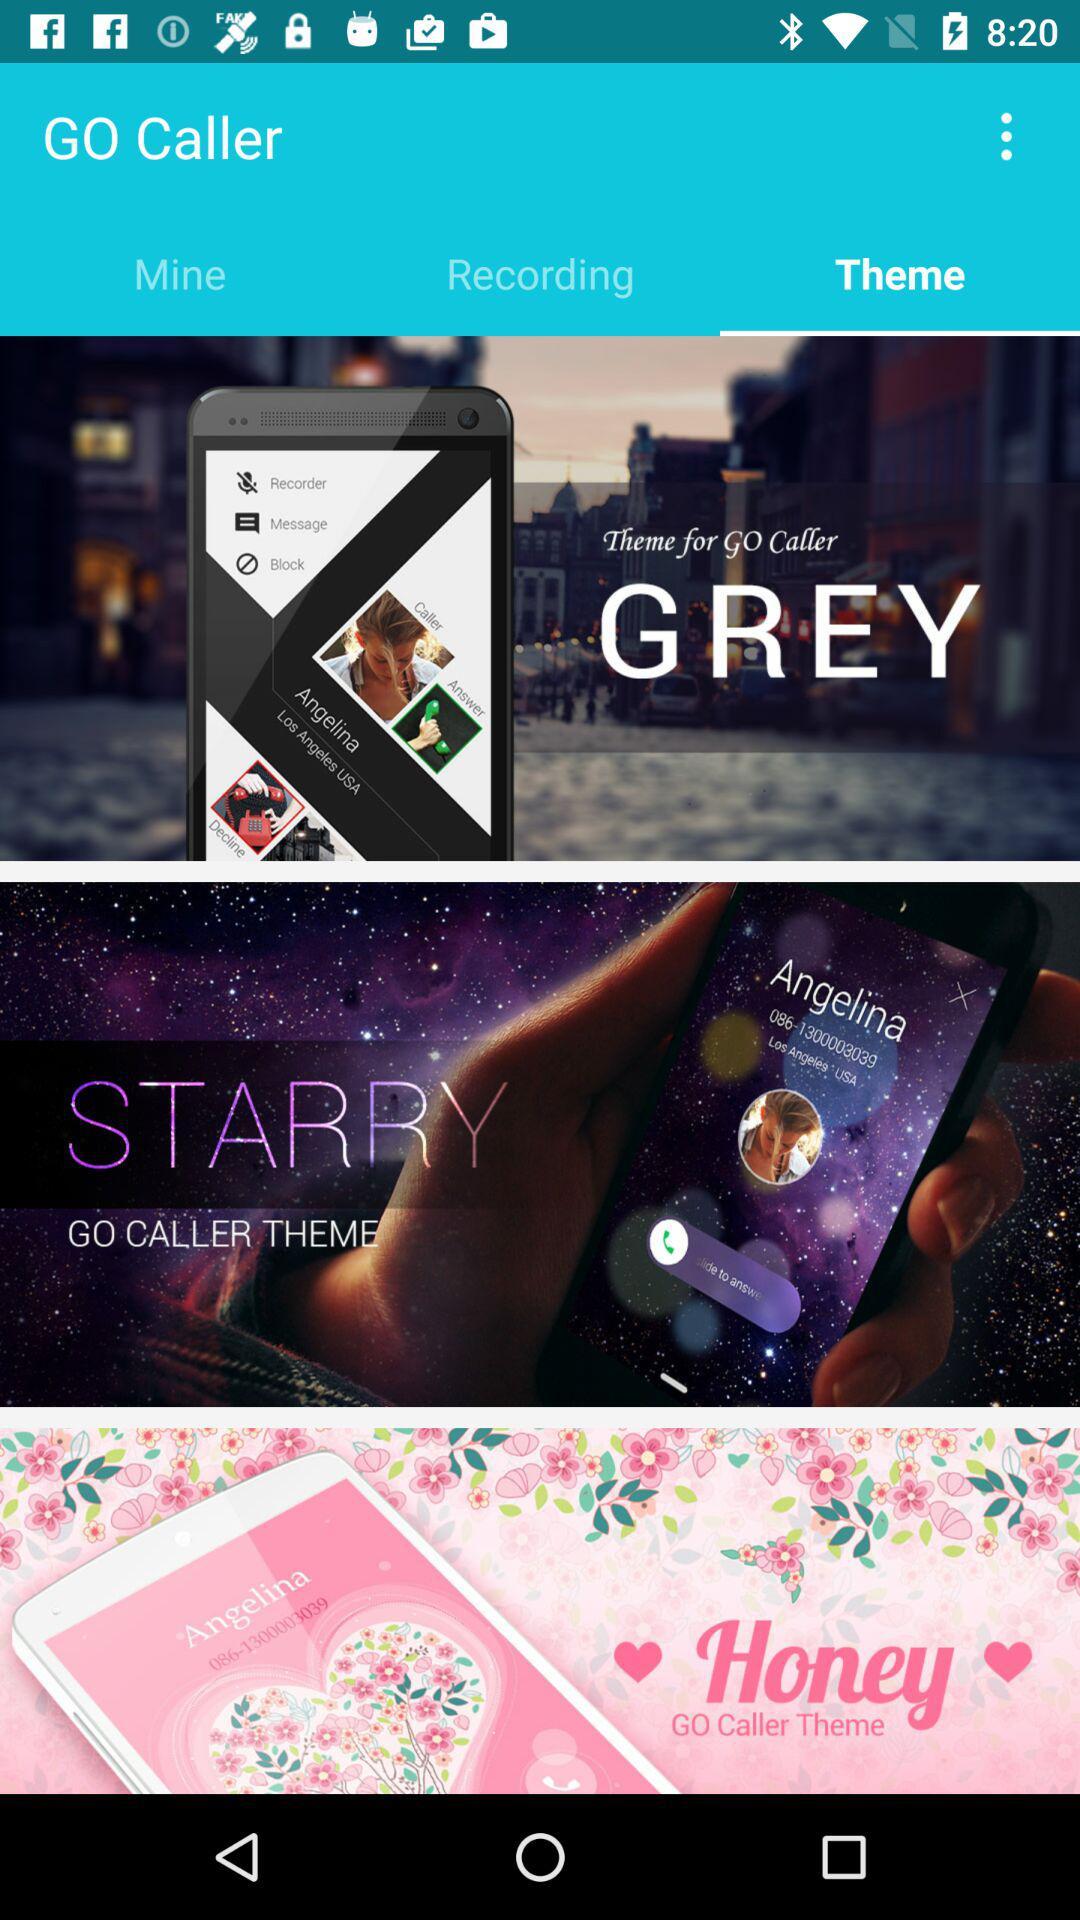 This screenshot has width=1080, height=1920. Describe the element at coordinates (1006, 135) in the screenshot. I see `item next to the go caller icon` at that location.